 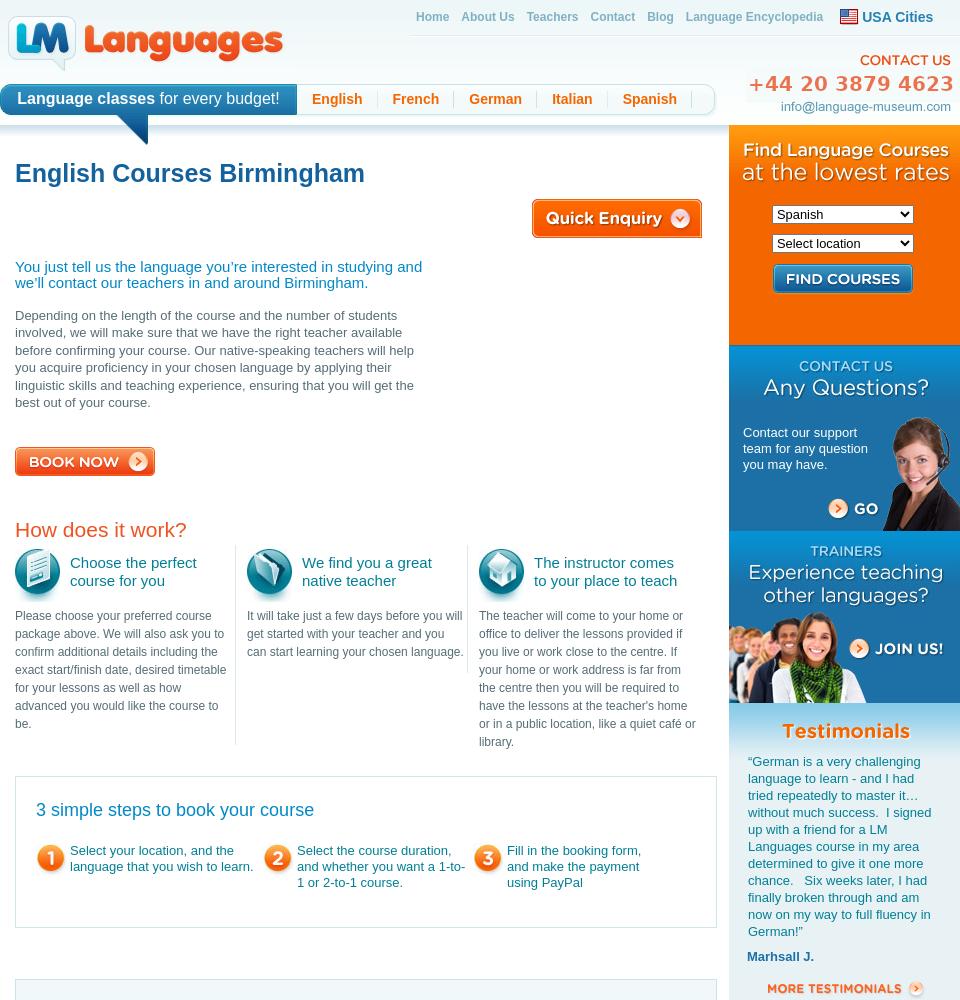 What do you see at coordinates (213, 357) in the screenshot?
I see `'Depending on the length of the course and the number of students involved, we will make sure that we have the right teacher available before confirming your course. Our native-speaking teachers will help you acquire proficiency in your chosen language by applying their linguistic skills and teaching experience, ensuring that you will get the best out of your course.'` at bounding box center [213, 357].